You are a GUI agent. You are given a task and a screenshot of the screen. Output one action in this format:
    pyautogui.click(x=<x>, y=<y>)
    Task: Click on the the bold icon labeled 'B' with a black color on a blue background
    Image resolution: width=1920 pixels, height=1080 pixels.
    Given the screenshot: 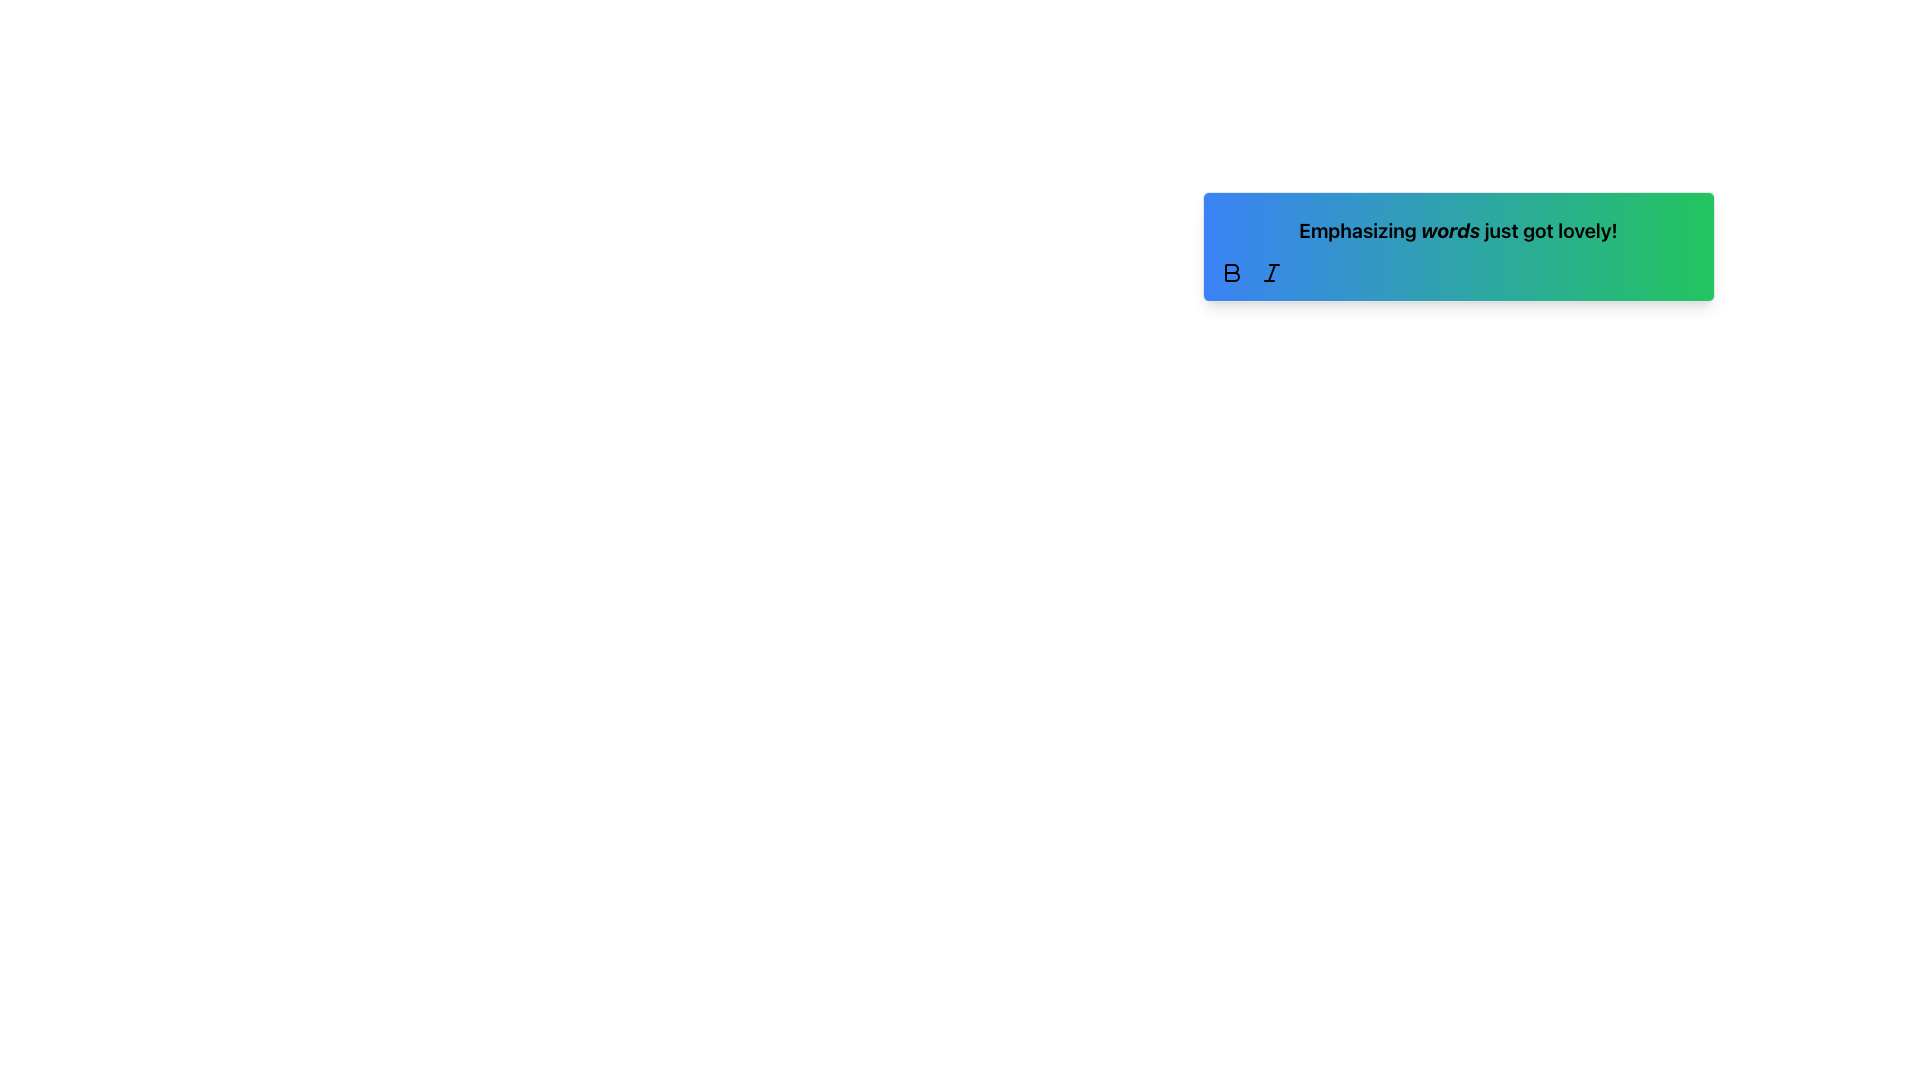 What is the action you would take?
    pyautogui.click(x=1230, y=273)
    